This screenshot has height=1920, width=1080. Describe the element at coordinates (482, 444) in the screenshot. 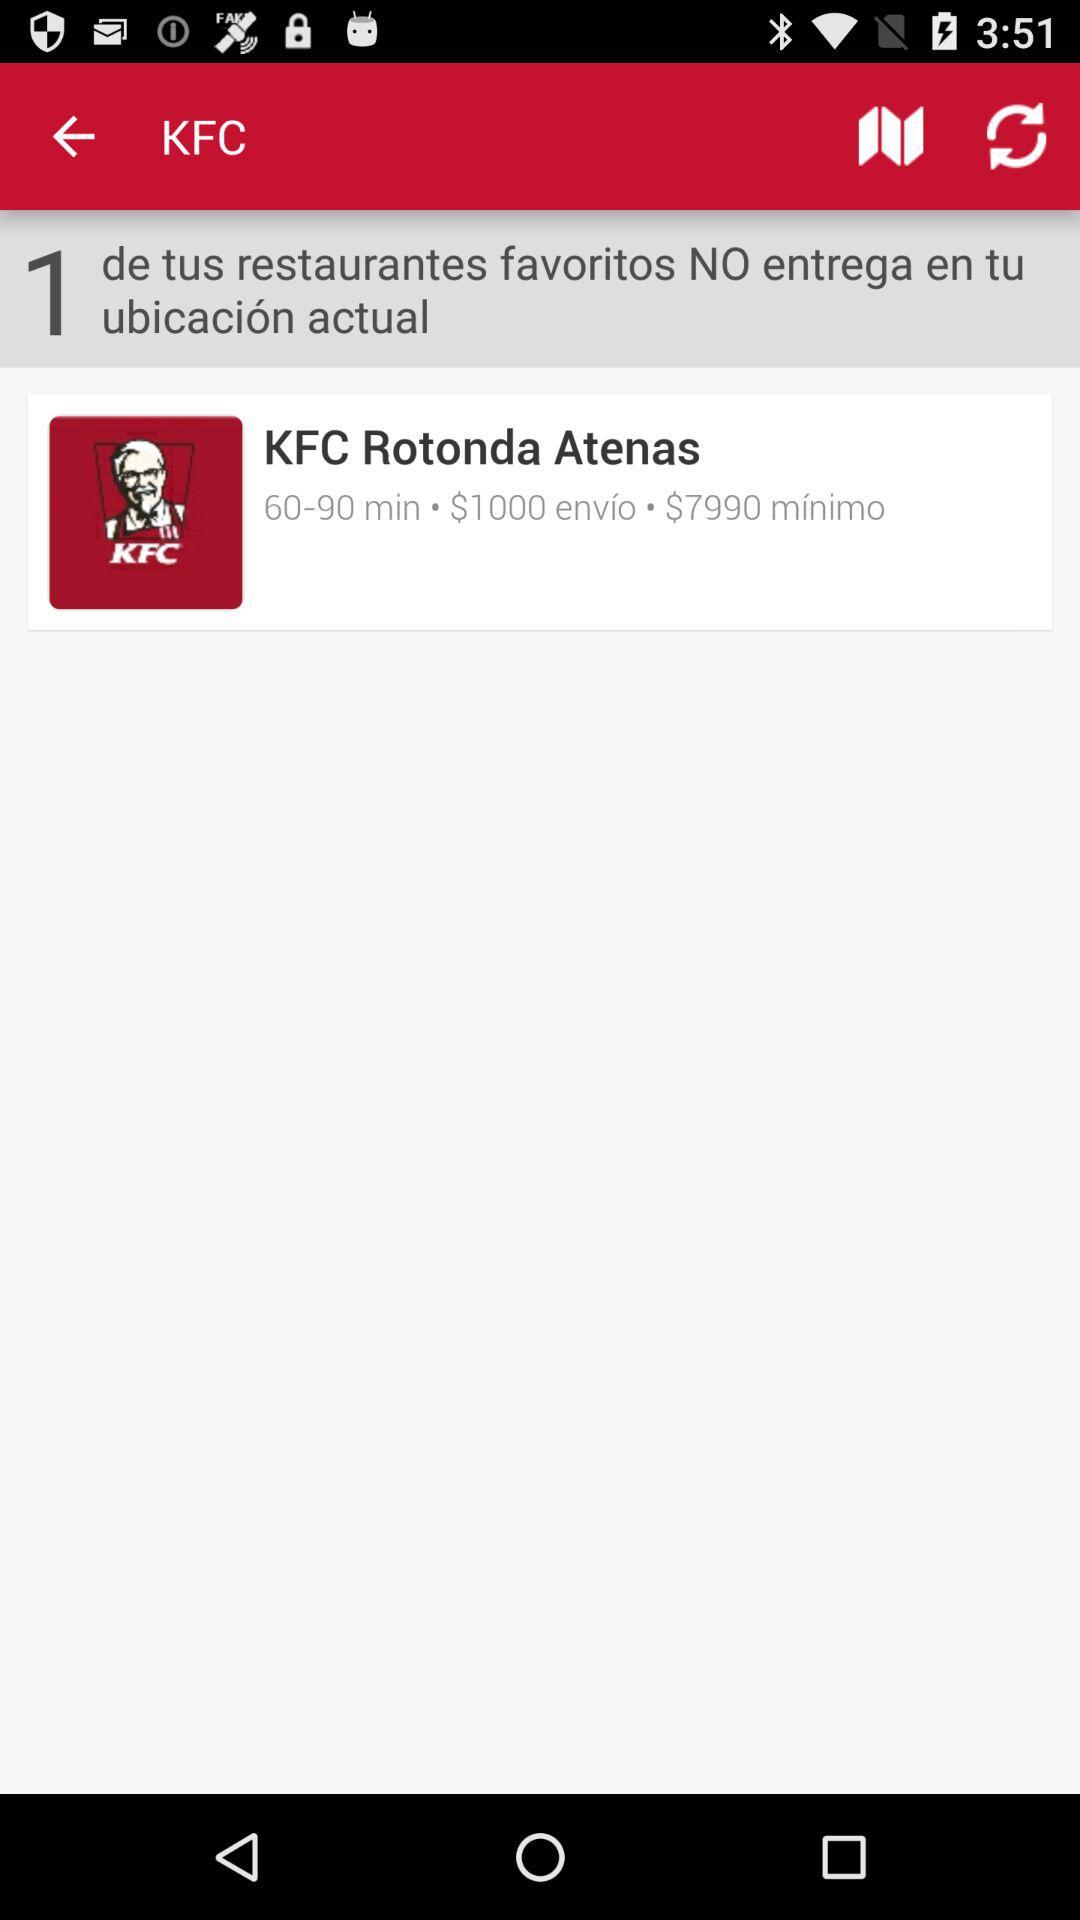

I see `kfc rotonda atenas icon` at that location.